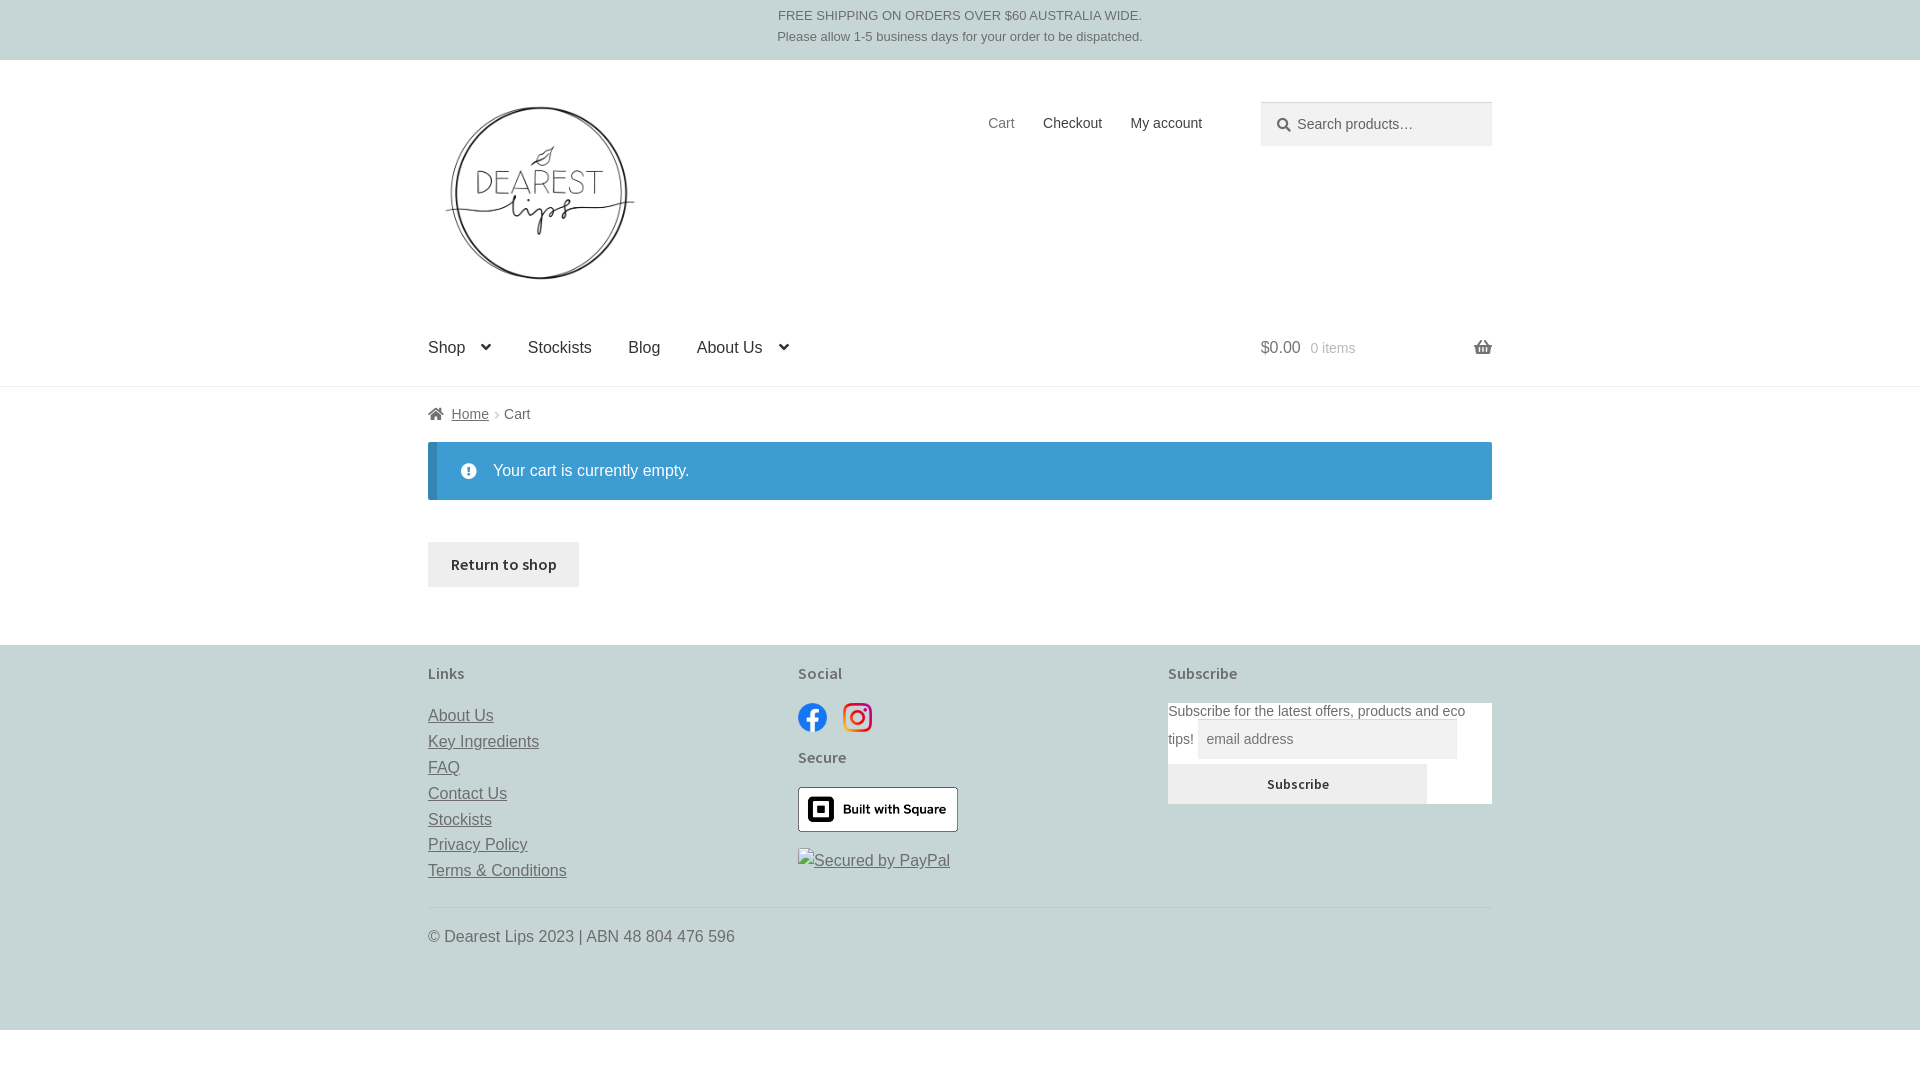  I want to click on 'Search', so click(1258, 101).